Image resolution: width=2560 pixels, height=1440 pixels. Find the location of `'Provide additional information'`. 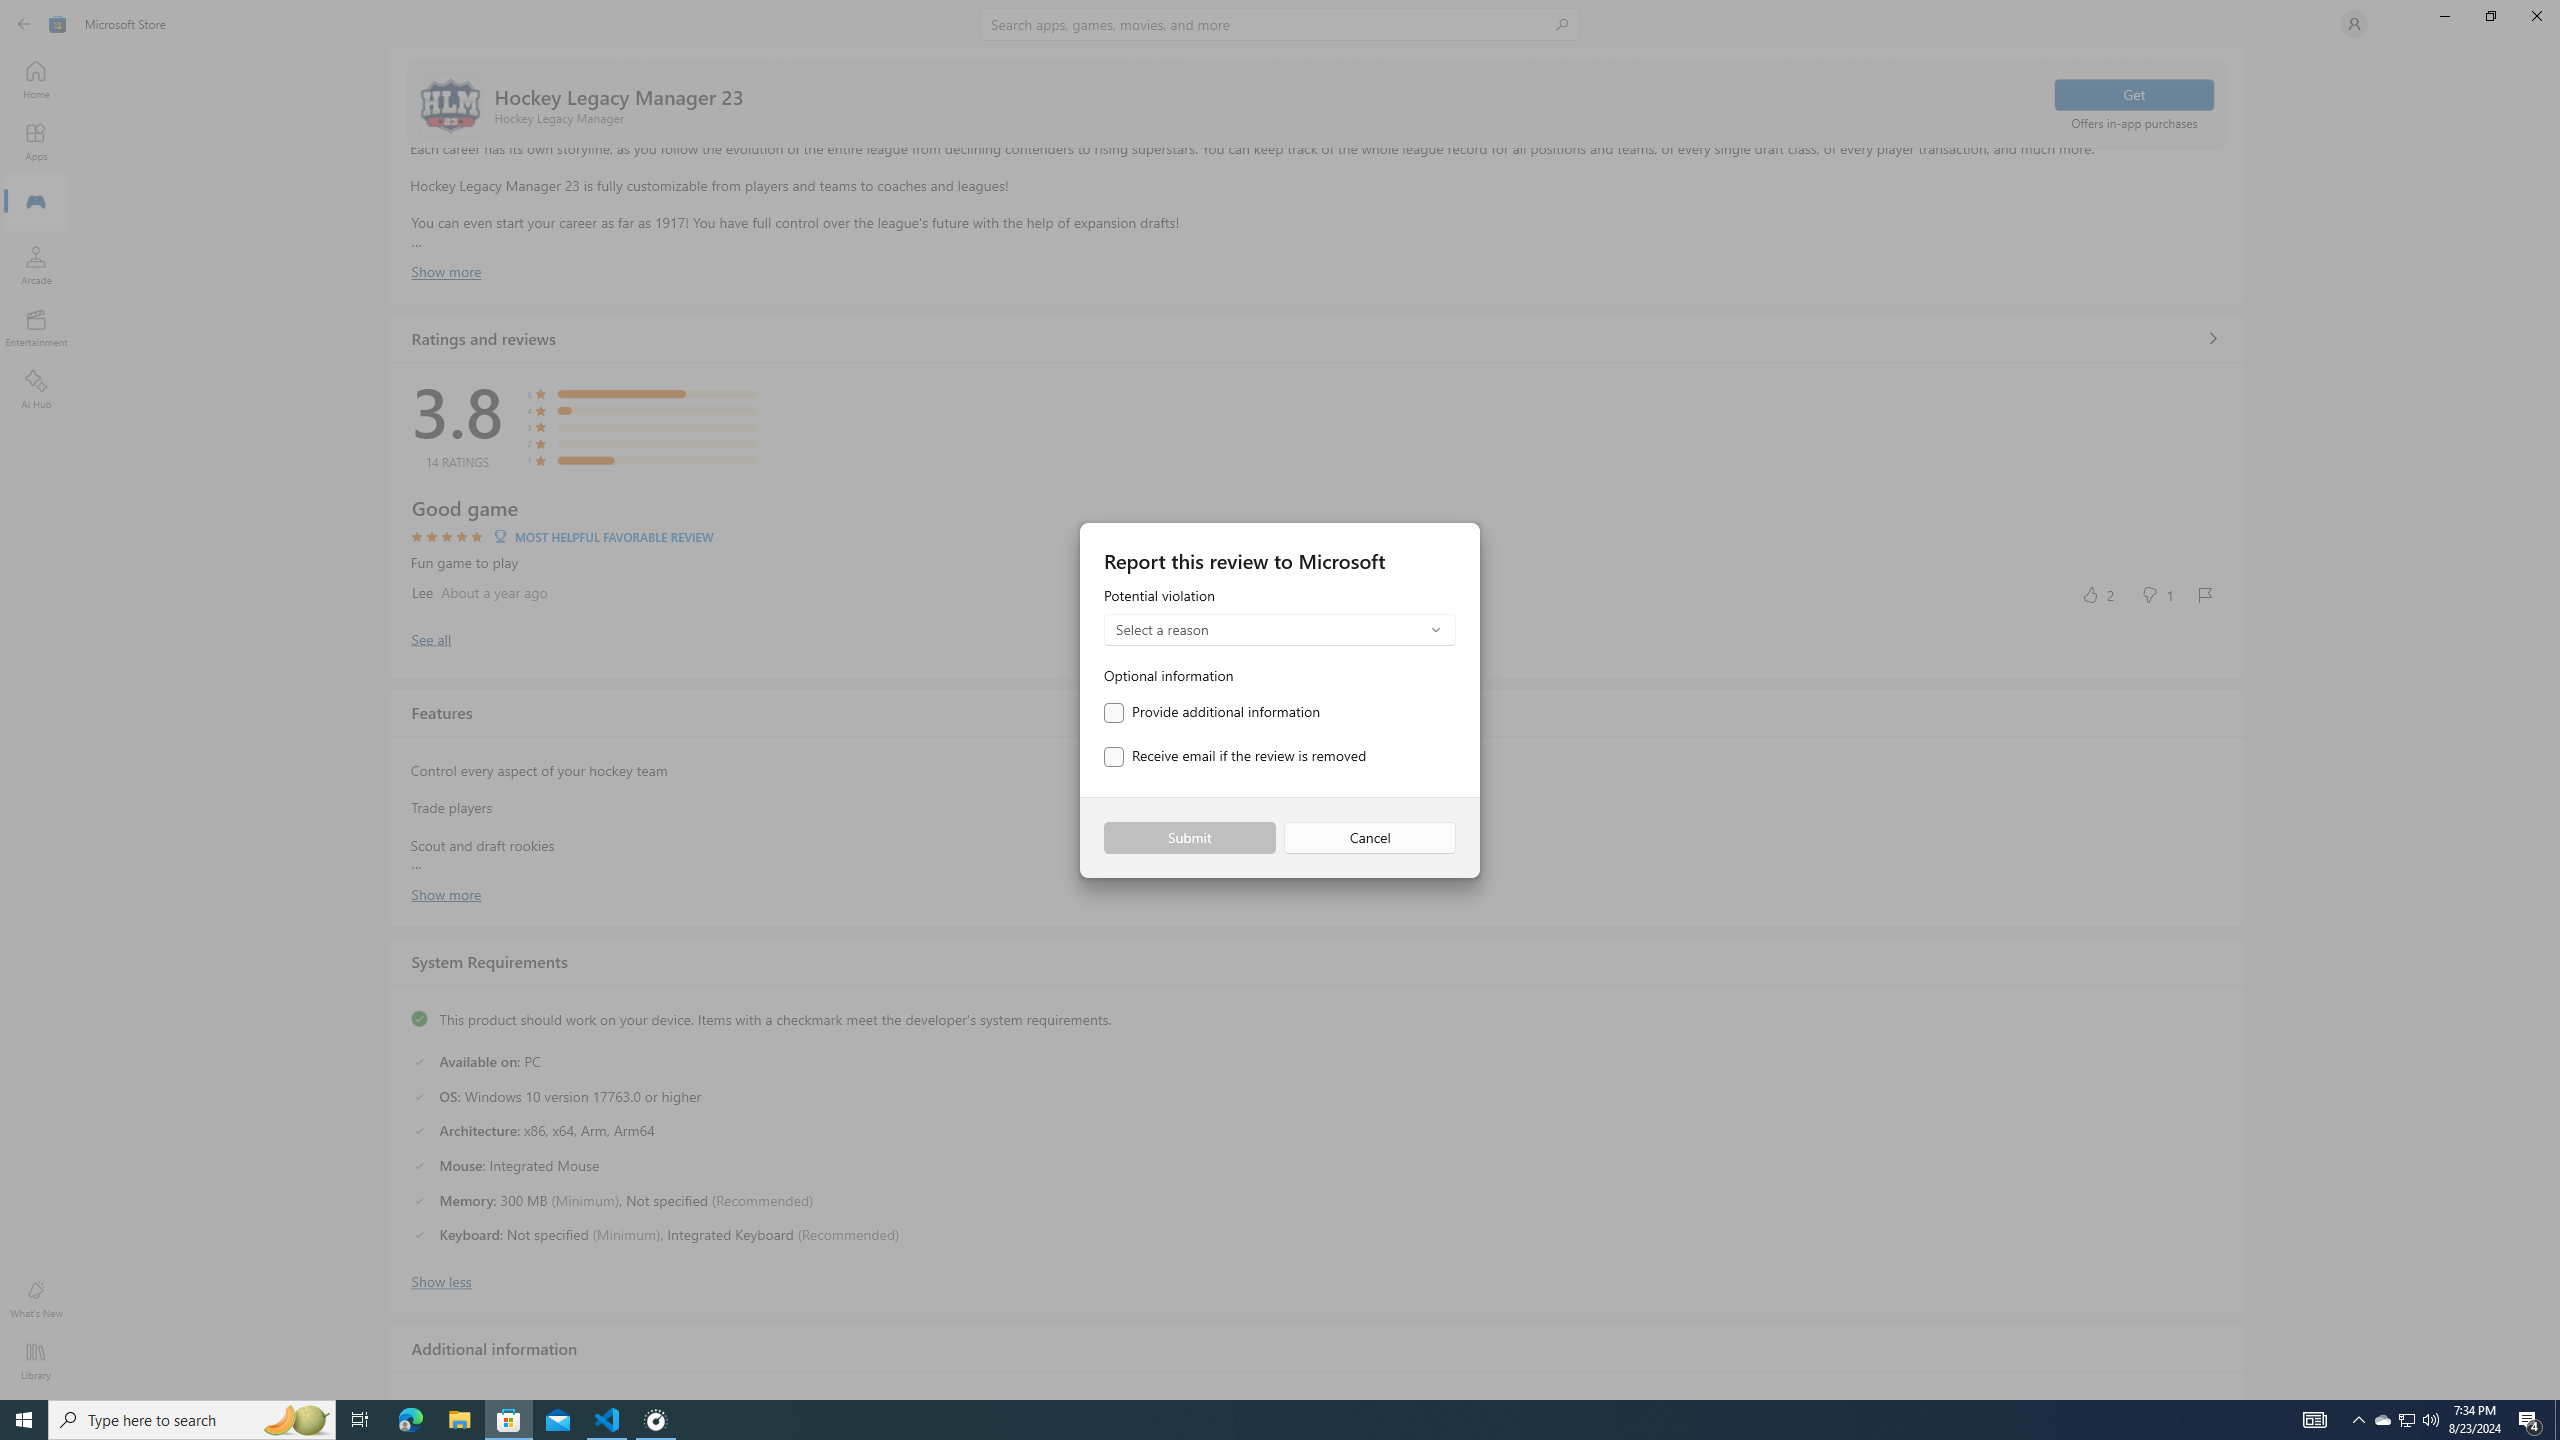

'Provide additional information' is located at coordinates (1211, 712).